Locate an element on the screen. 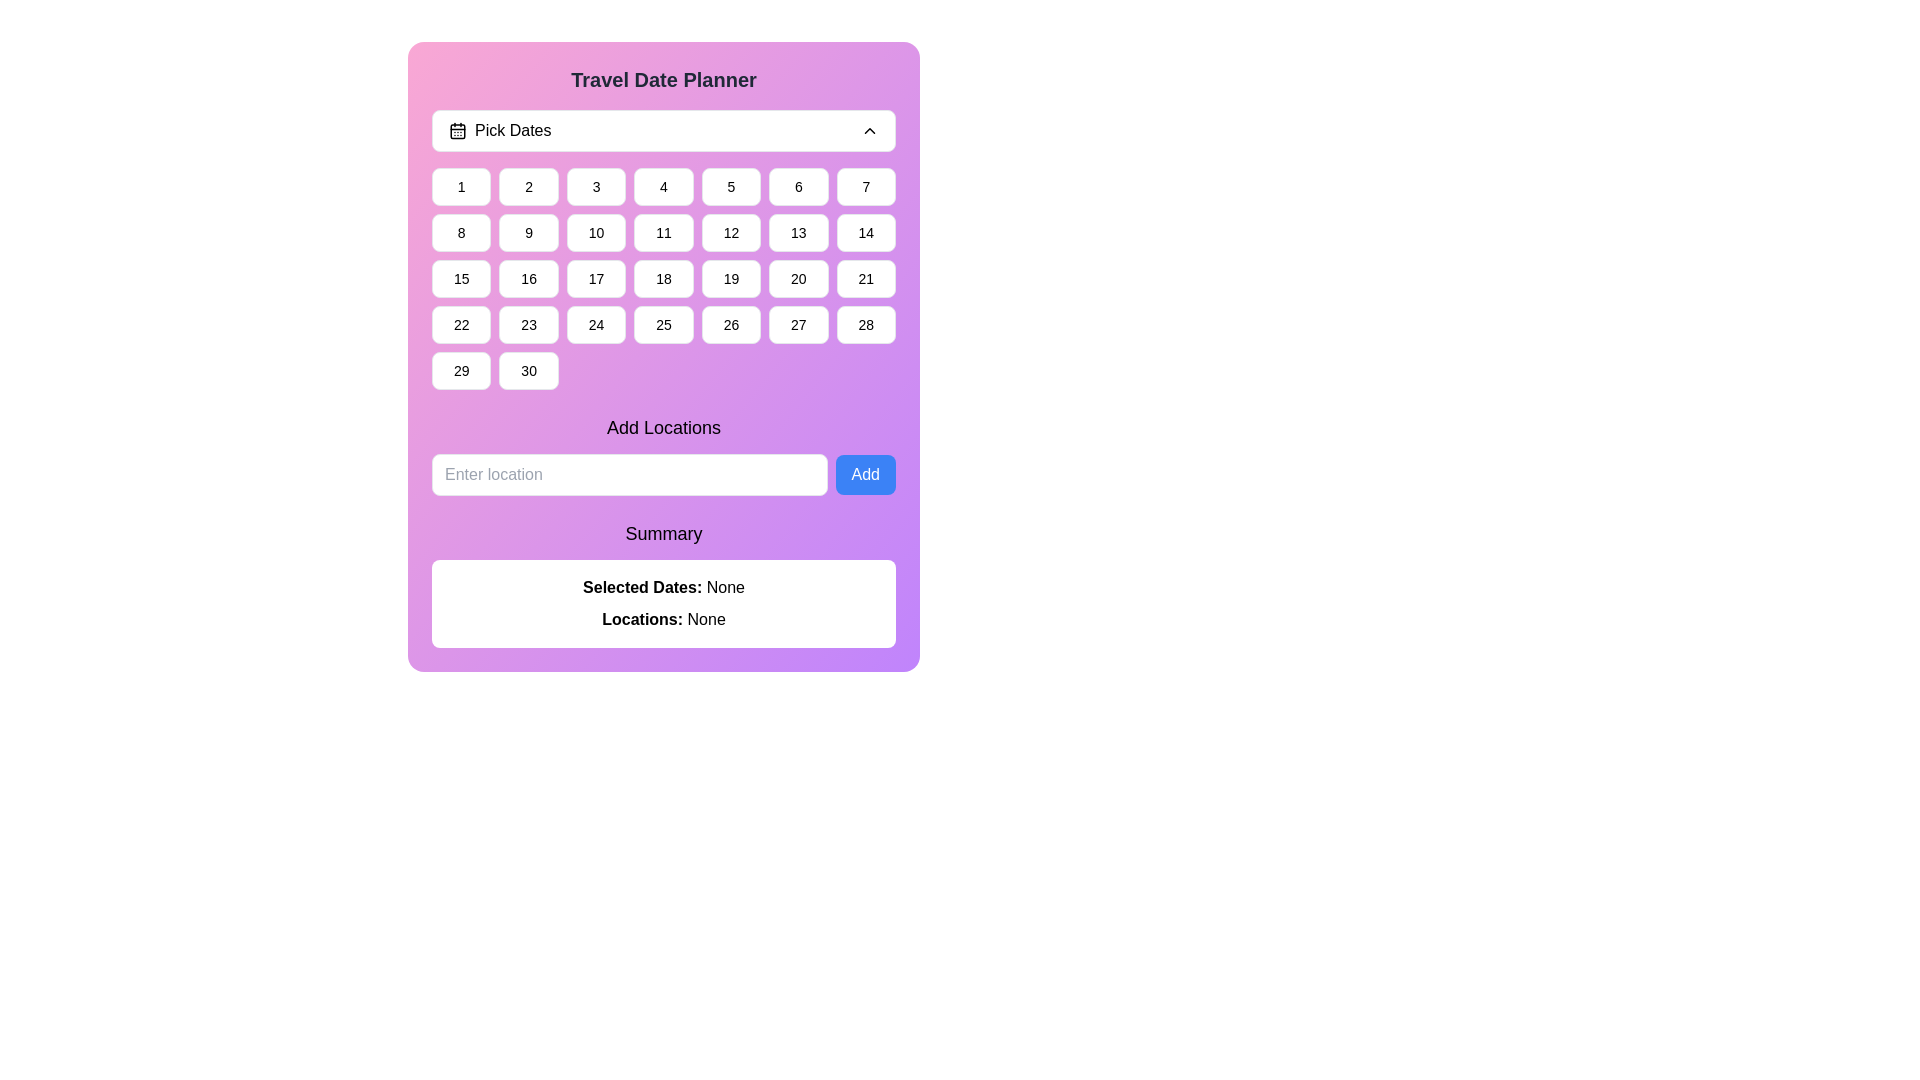 The height and width of the screenshot is (1080, 1920). the button labeled '25' in the fifth row and fourth column of the calendar grid is located at coordinates (663, 323).